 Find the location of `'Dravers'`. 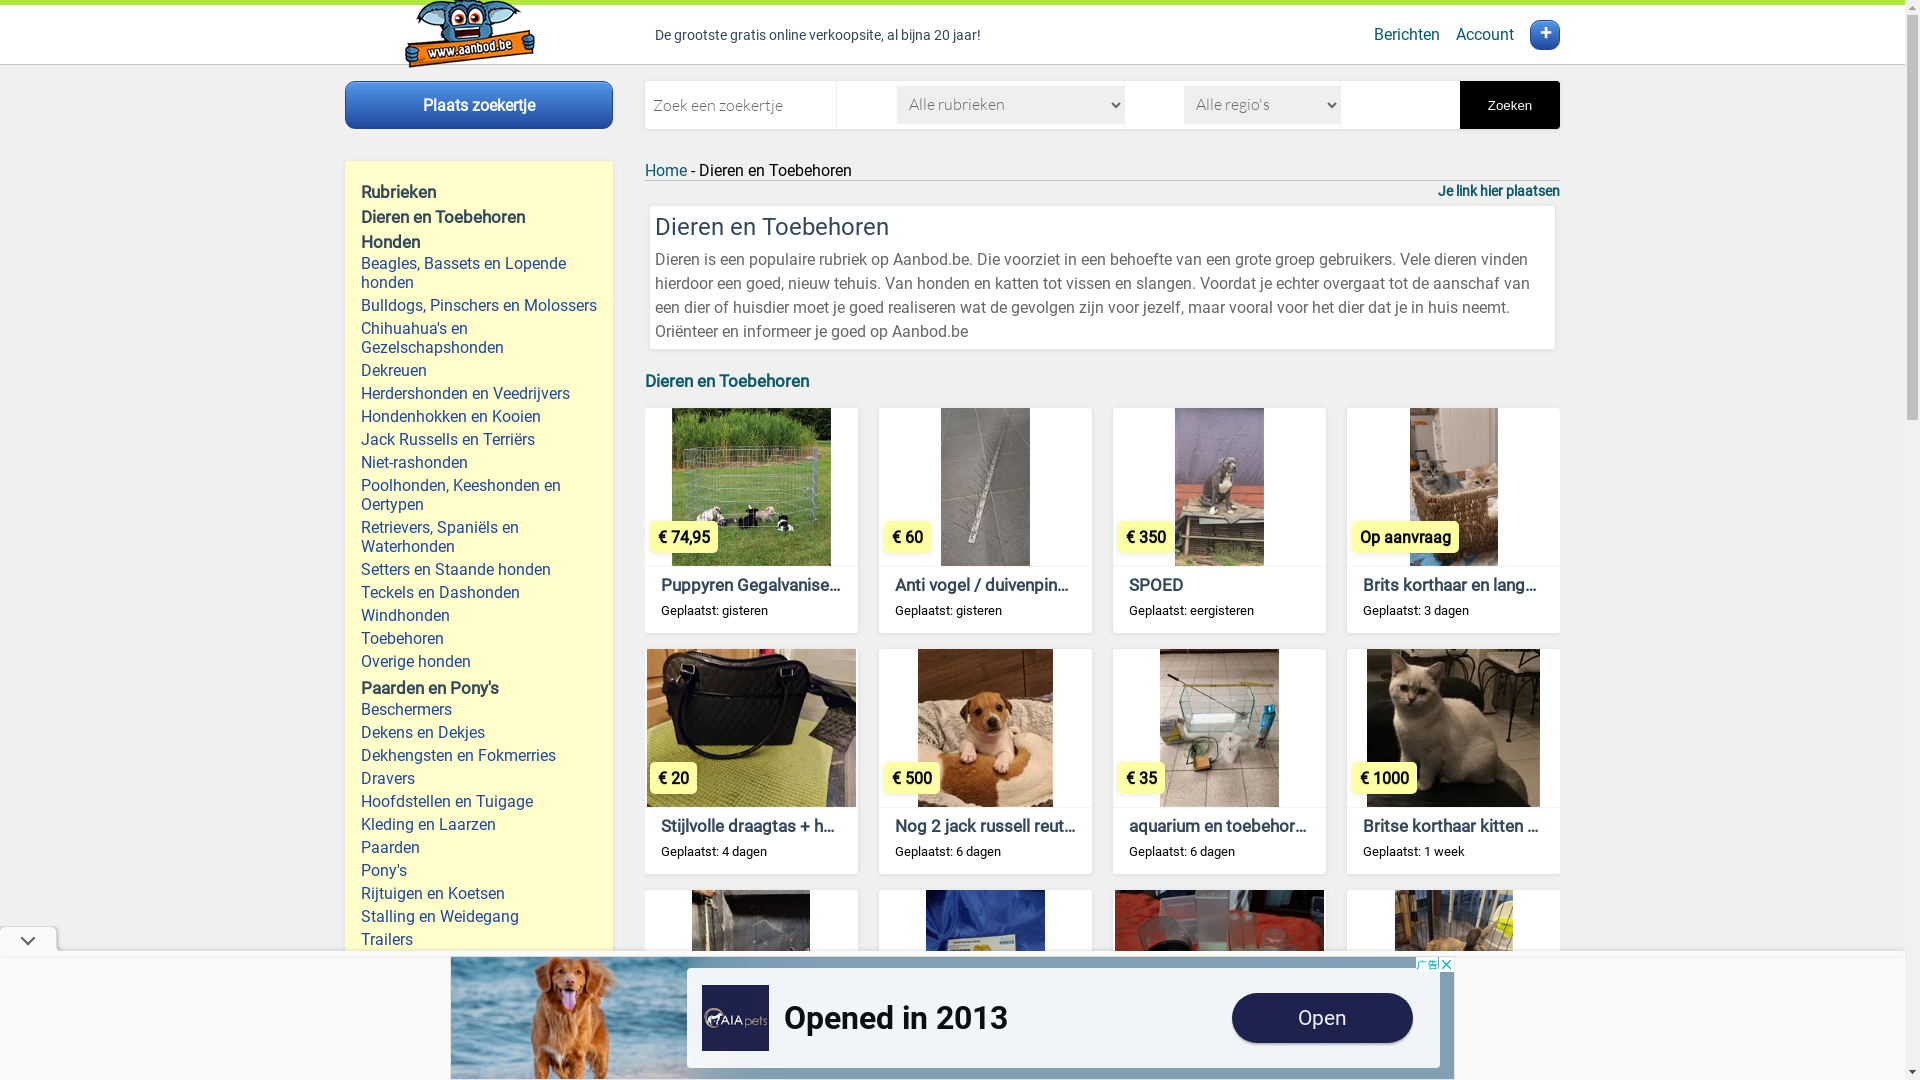

'Dravers' is located at coordinates (478, 777).